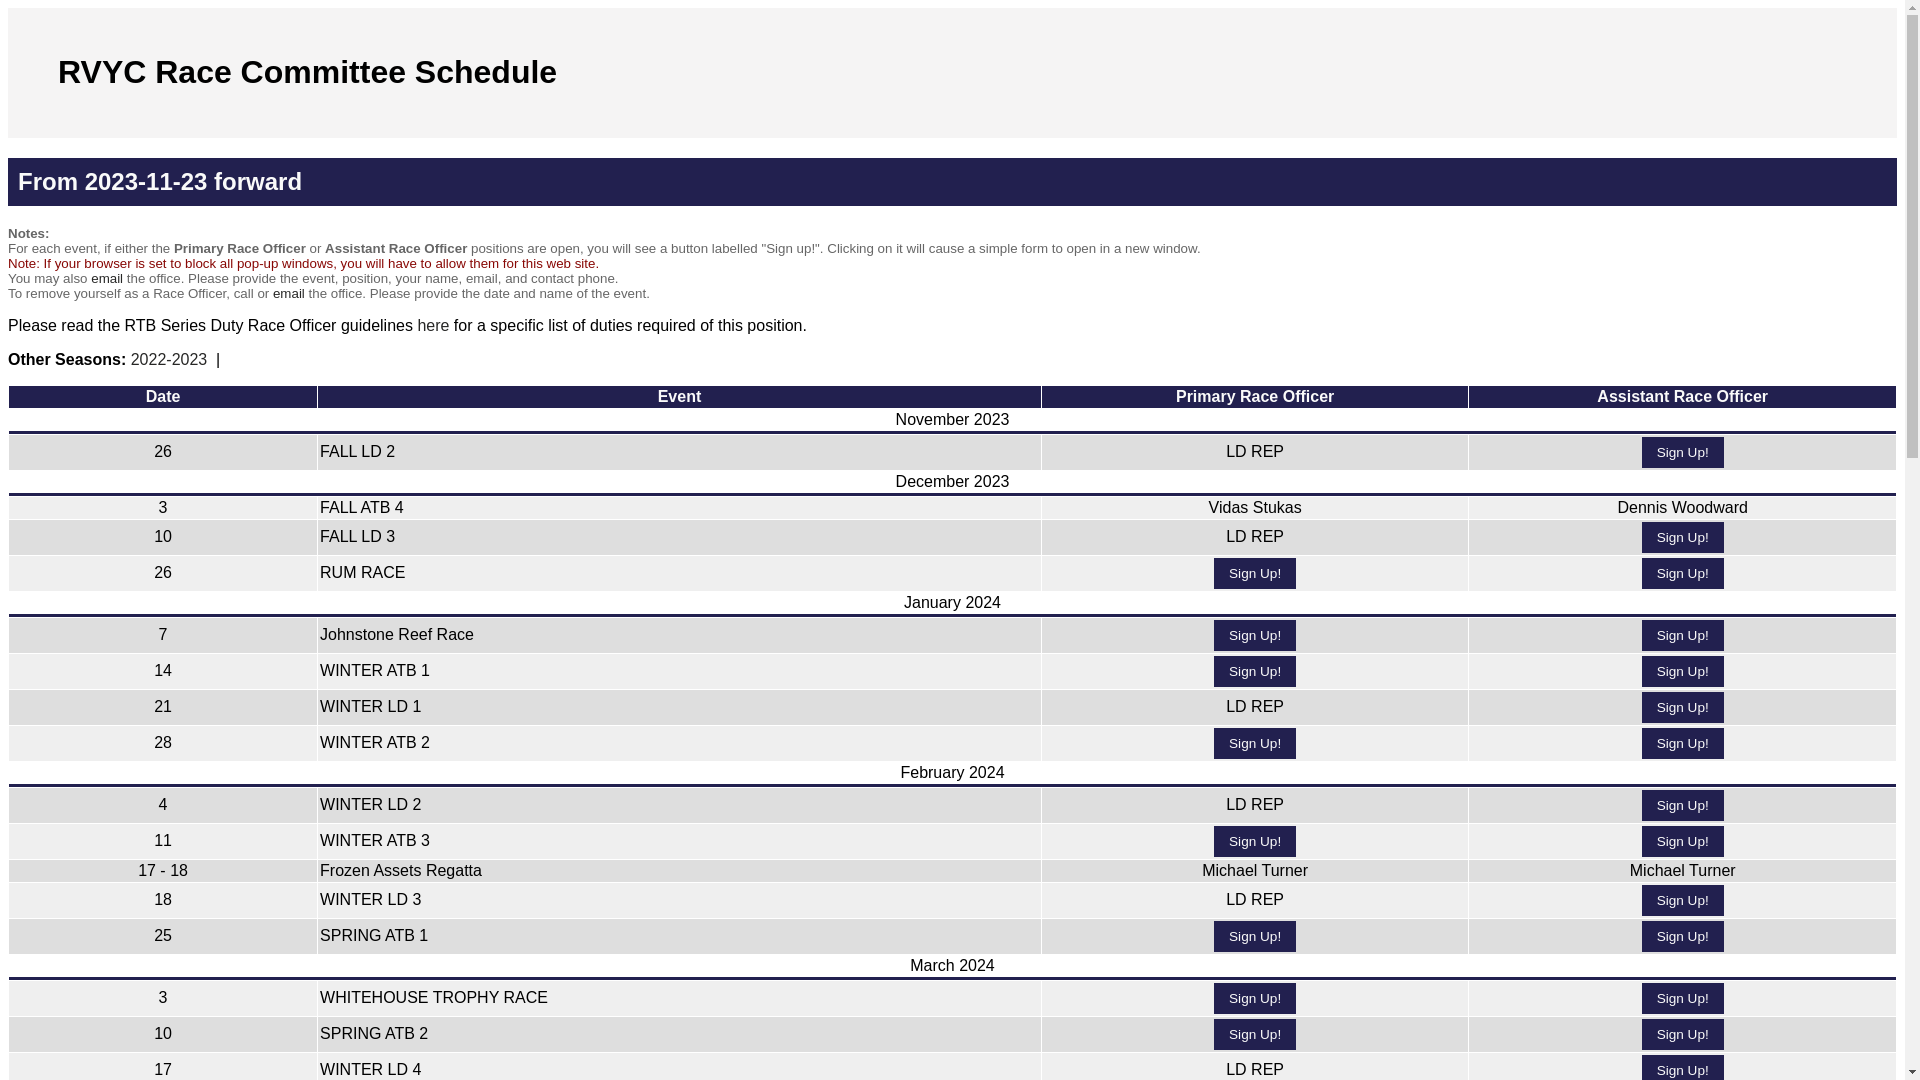  What do you see at coordinates (1682, 998) in the screenshot?
I see `'Sign Up!'` at bounding box center [1682, 998].